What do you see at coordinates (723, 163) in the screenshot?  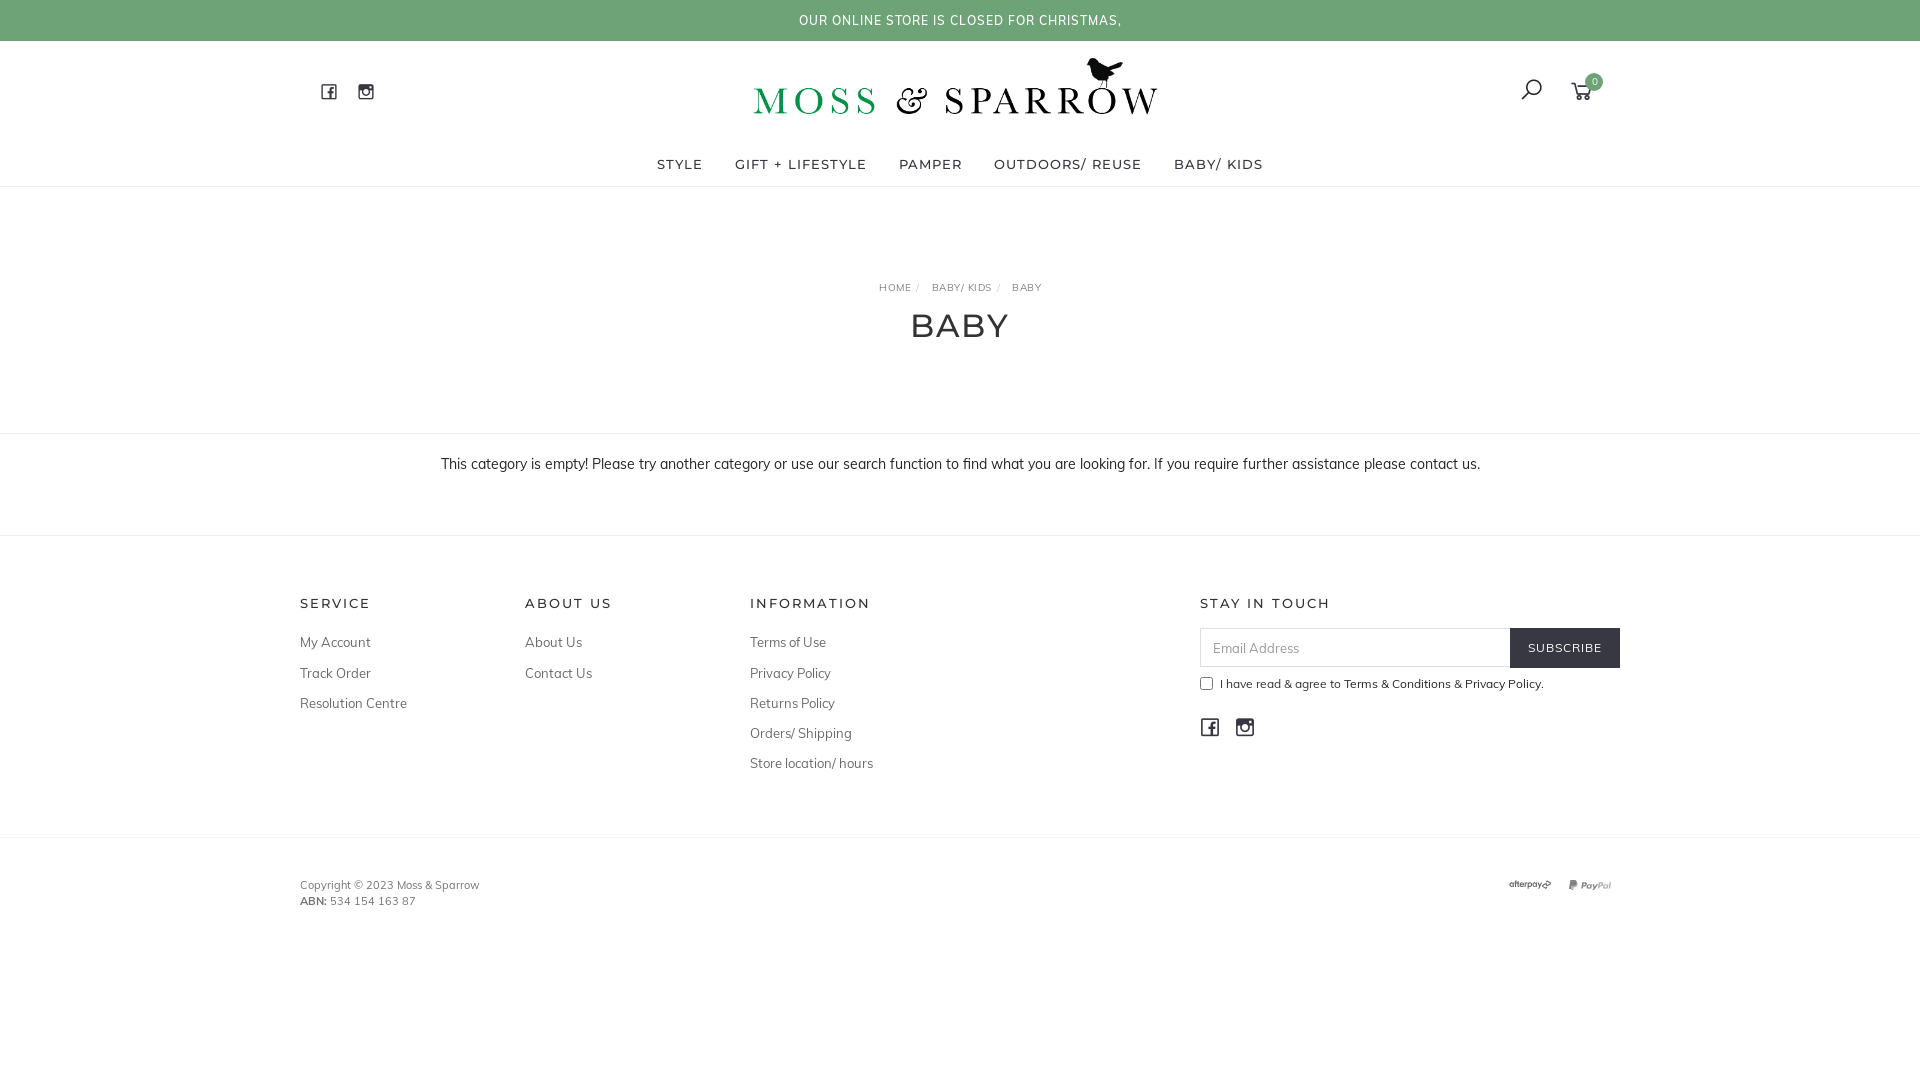 I see `'GIFT + LIFESTYLE'` at bounding box center [723, 163].